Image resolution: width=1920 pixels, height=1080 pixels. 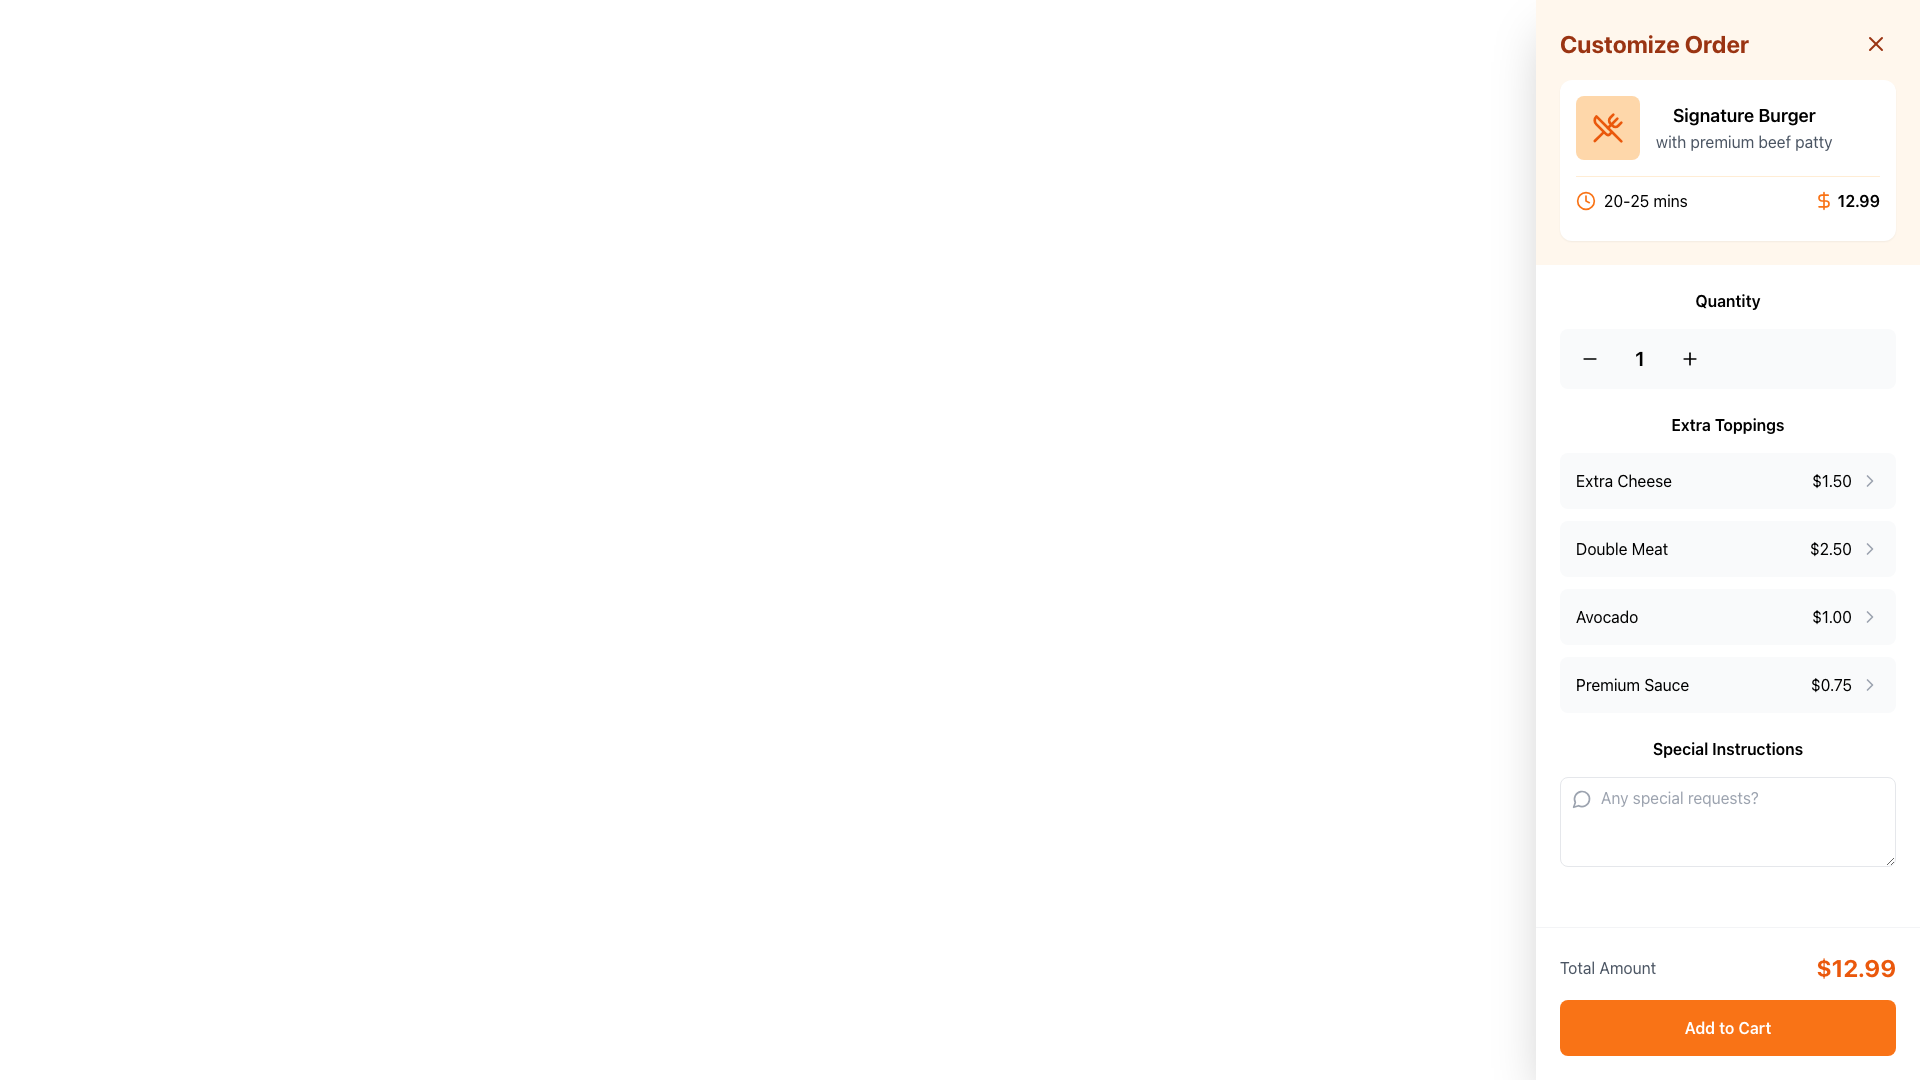 I want to click on the chevron icon located to the right of the price text '$1.00' for the 'Avocado' item under the 'Extra Toppings' list, so click(x=1869, y=616).